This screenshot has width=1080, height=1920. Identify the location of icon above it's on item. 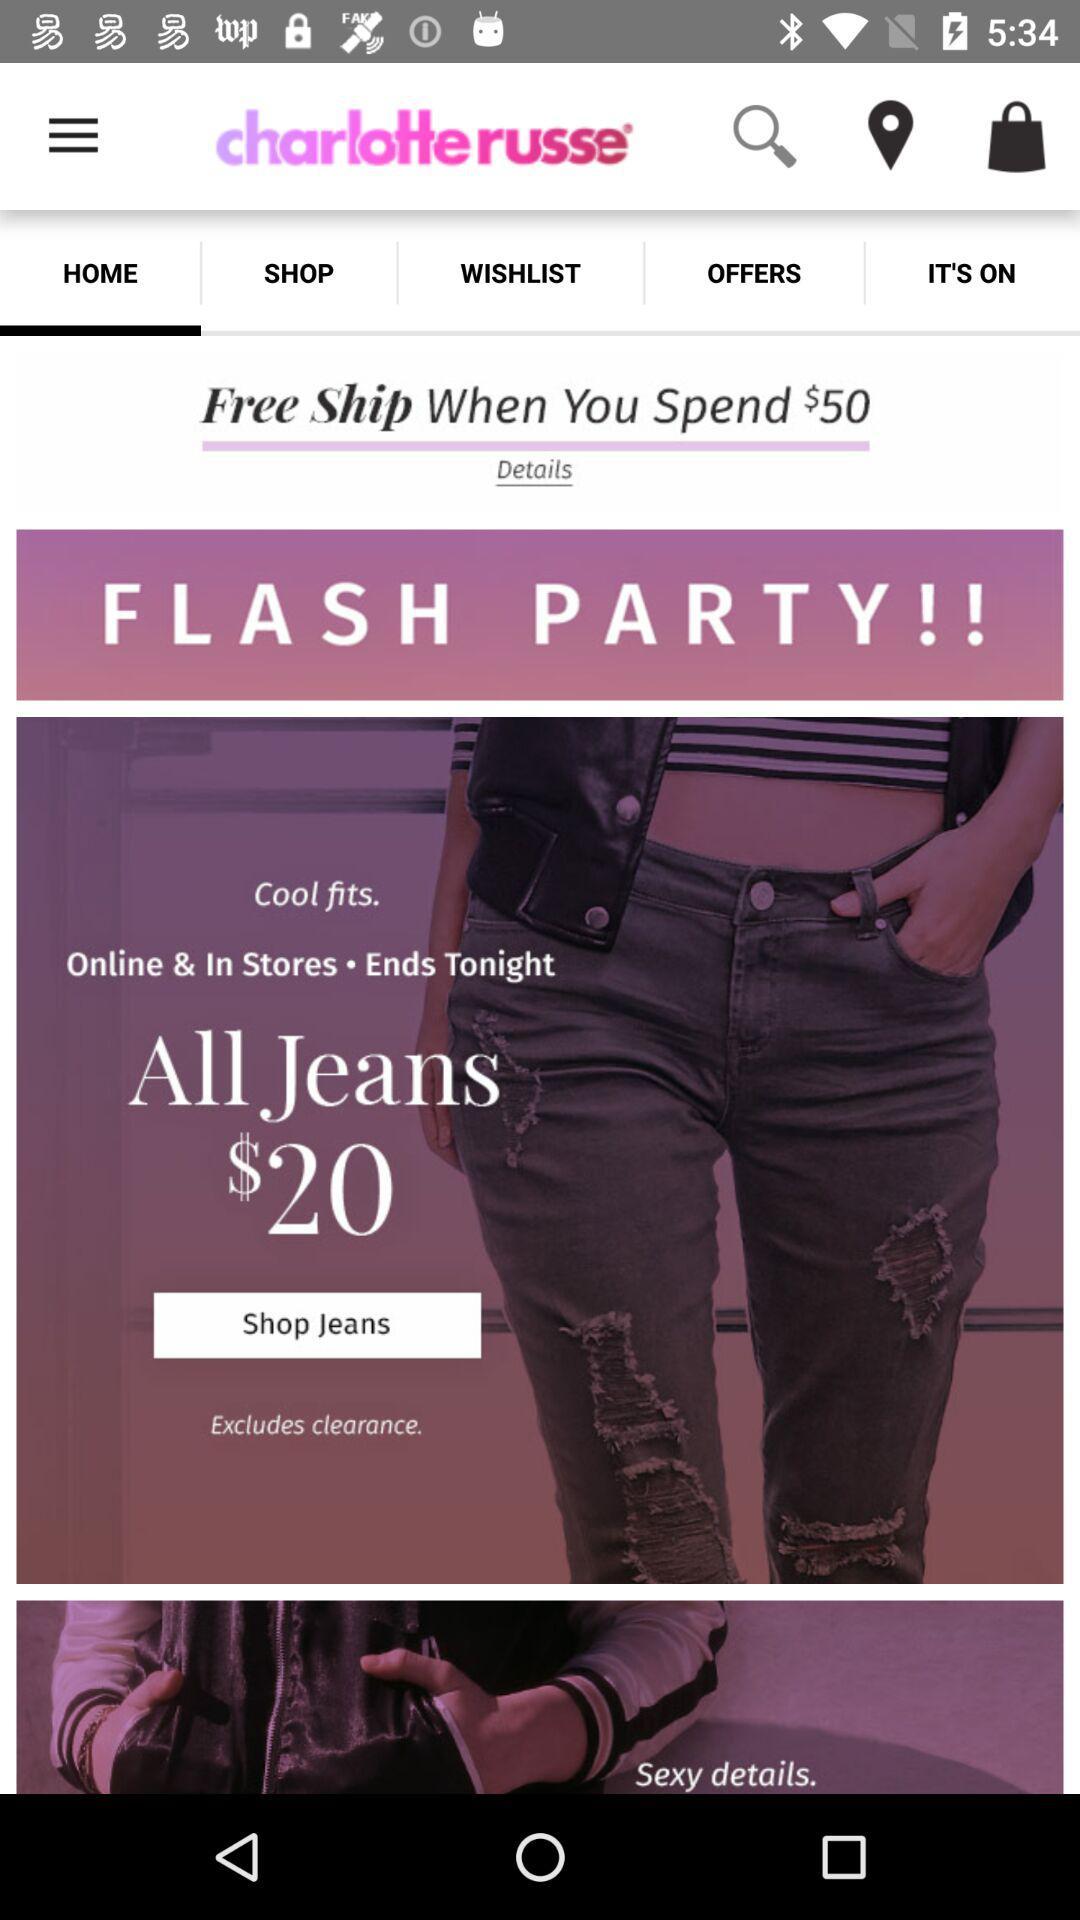
(1017, 135).